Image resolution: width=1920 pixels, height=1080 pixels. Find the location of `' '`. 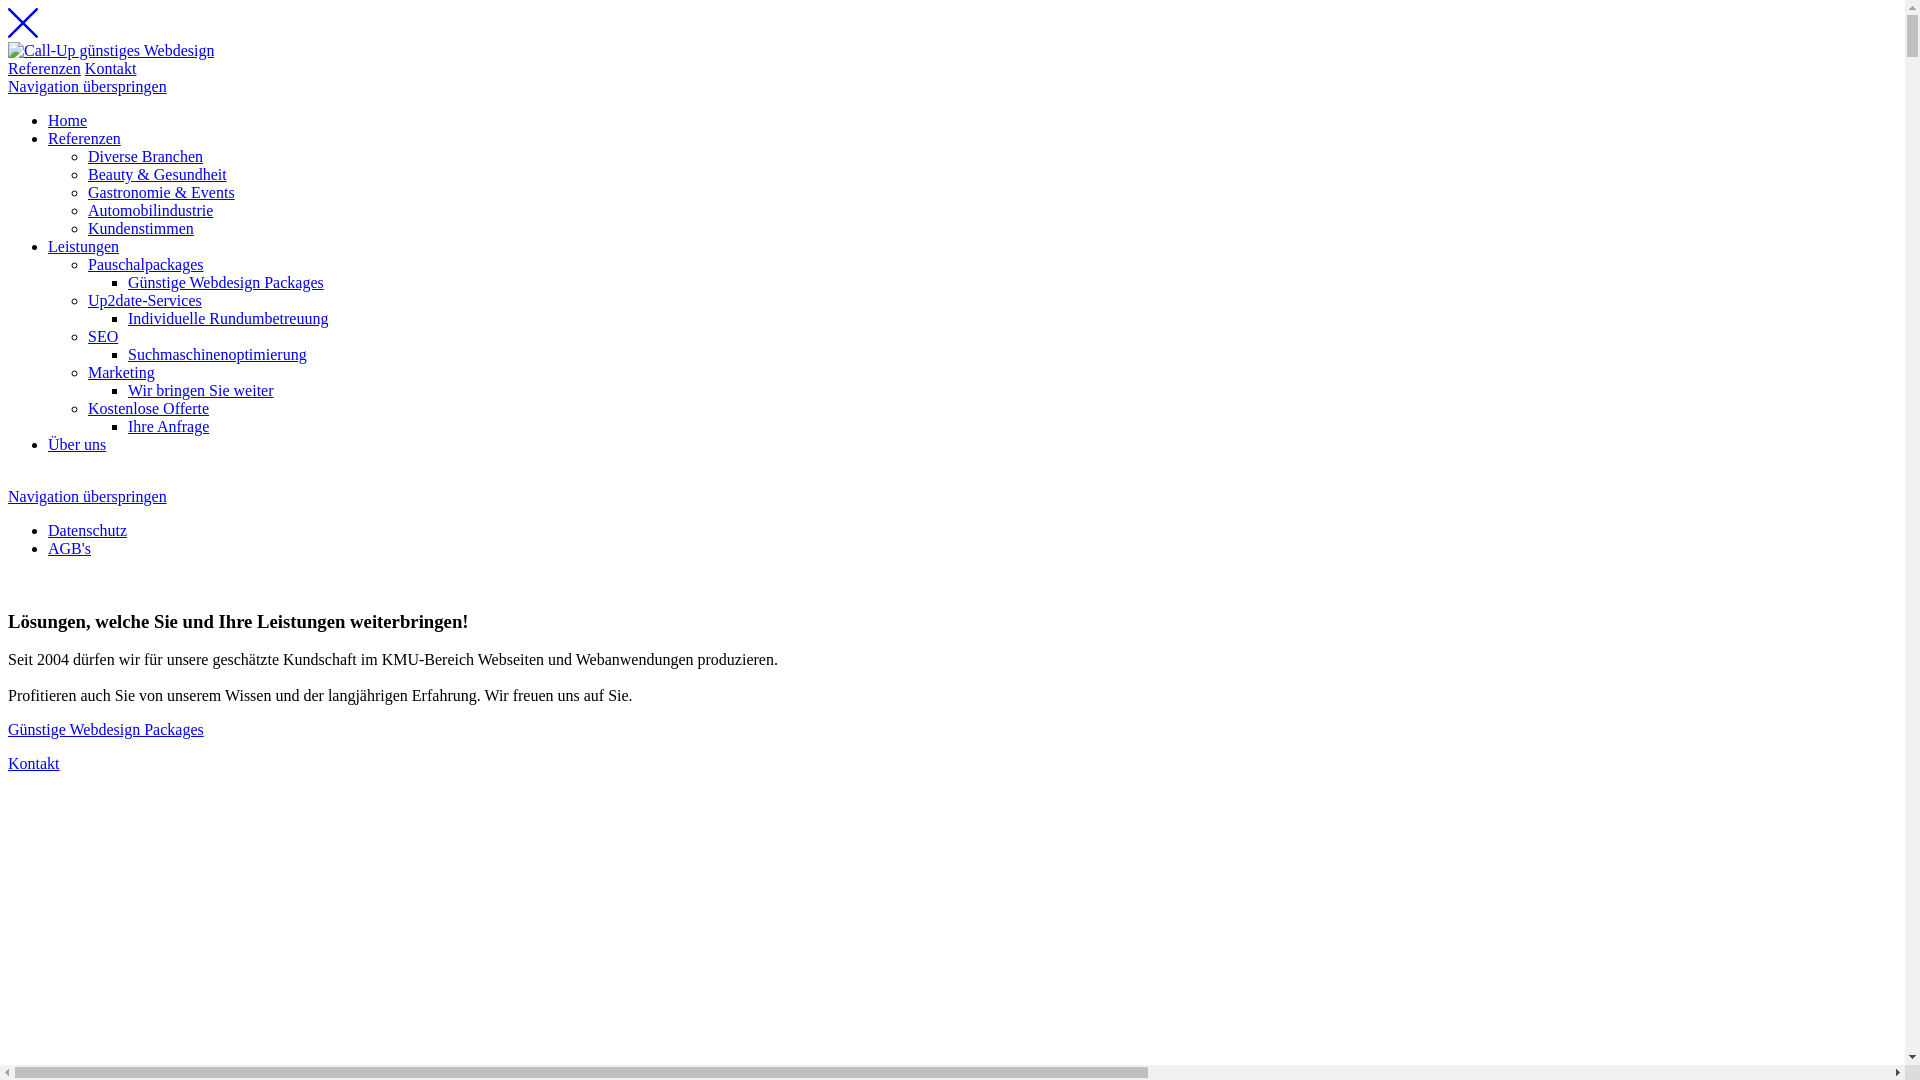

' ' is located at coordinates (9, 582).